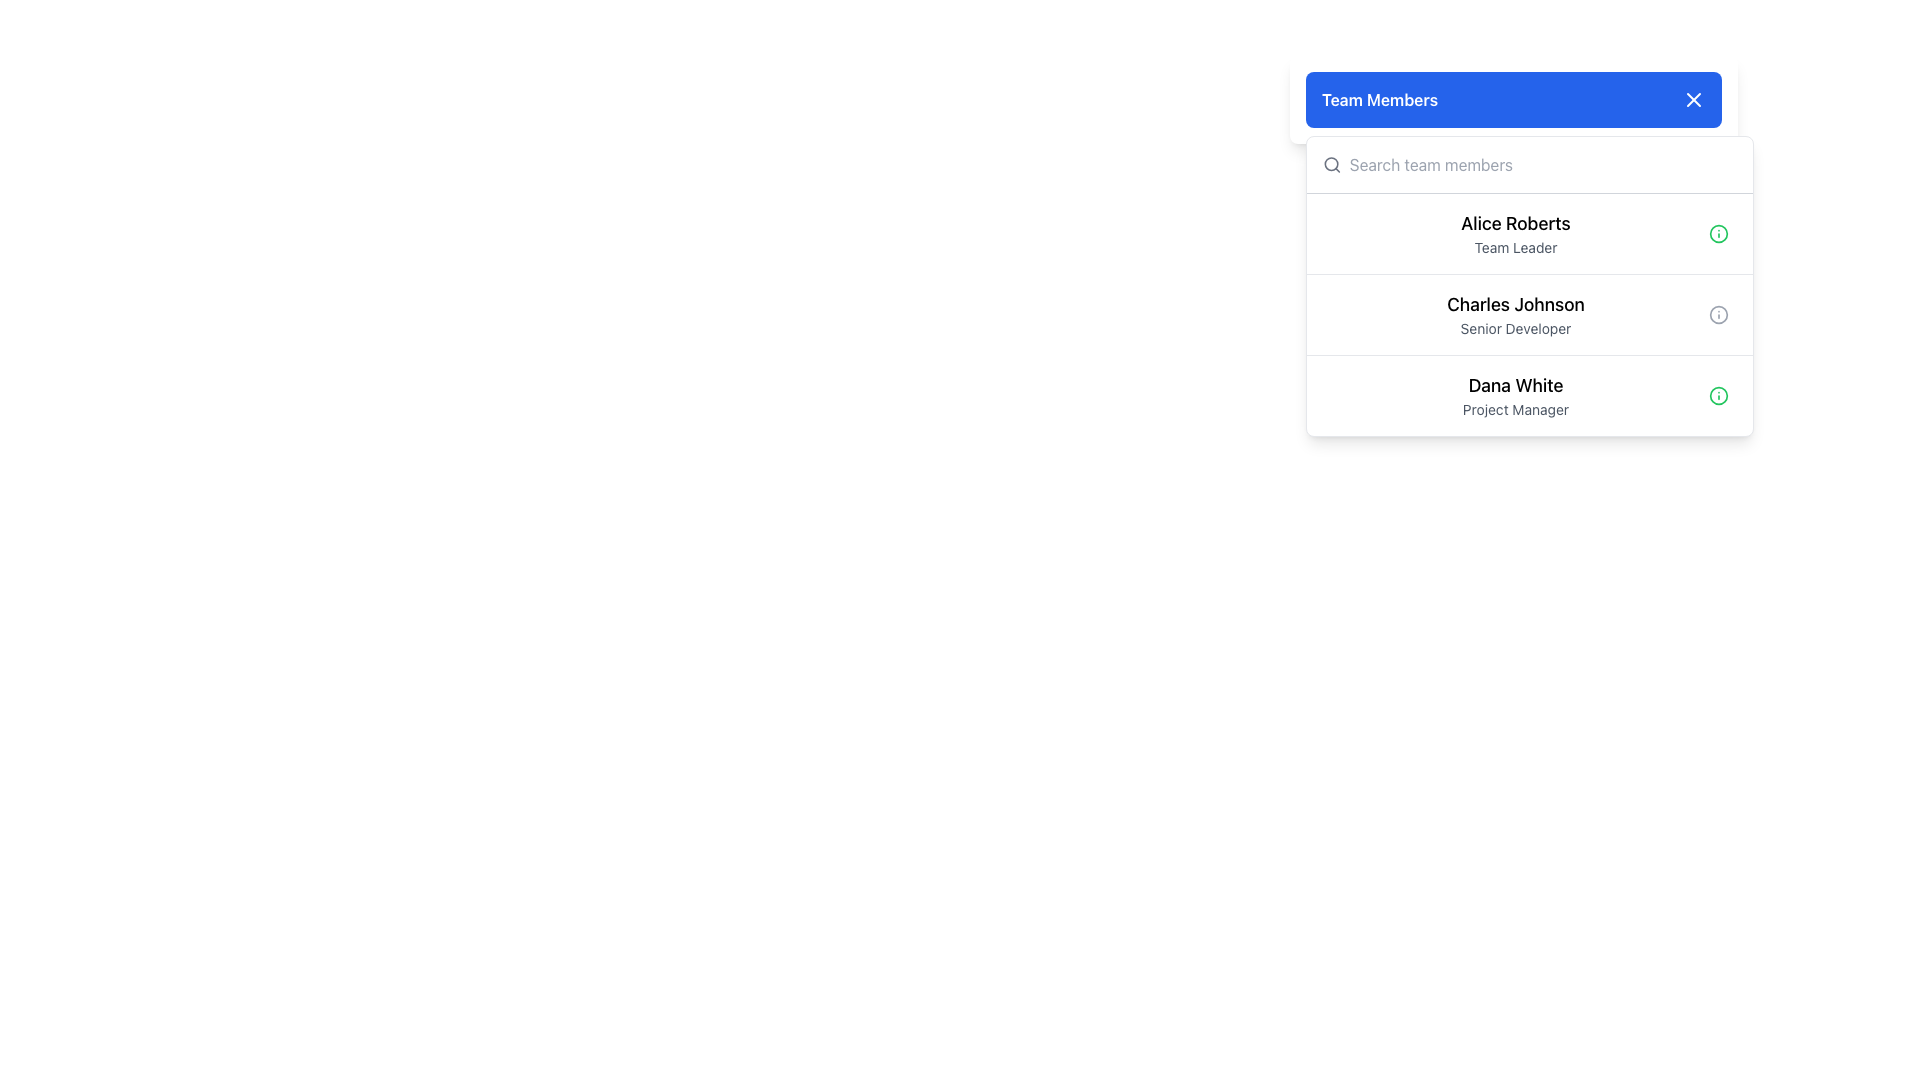  What do you see at coordinates (1717, 233) in the screenshot?
I see `the circular green icon with a white border containing an informational symbol located to the far right of 'Alice Roberts Team Leader'` at bounding box center [1717, 233].